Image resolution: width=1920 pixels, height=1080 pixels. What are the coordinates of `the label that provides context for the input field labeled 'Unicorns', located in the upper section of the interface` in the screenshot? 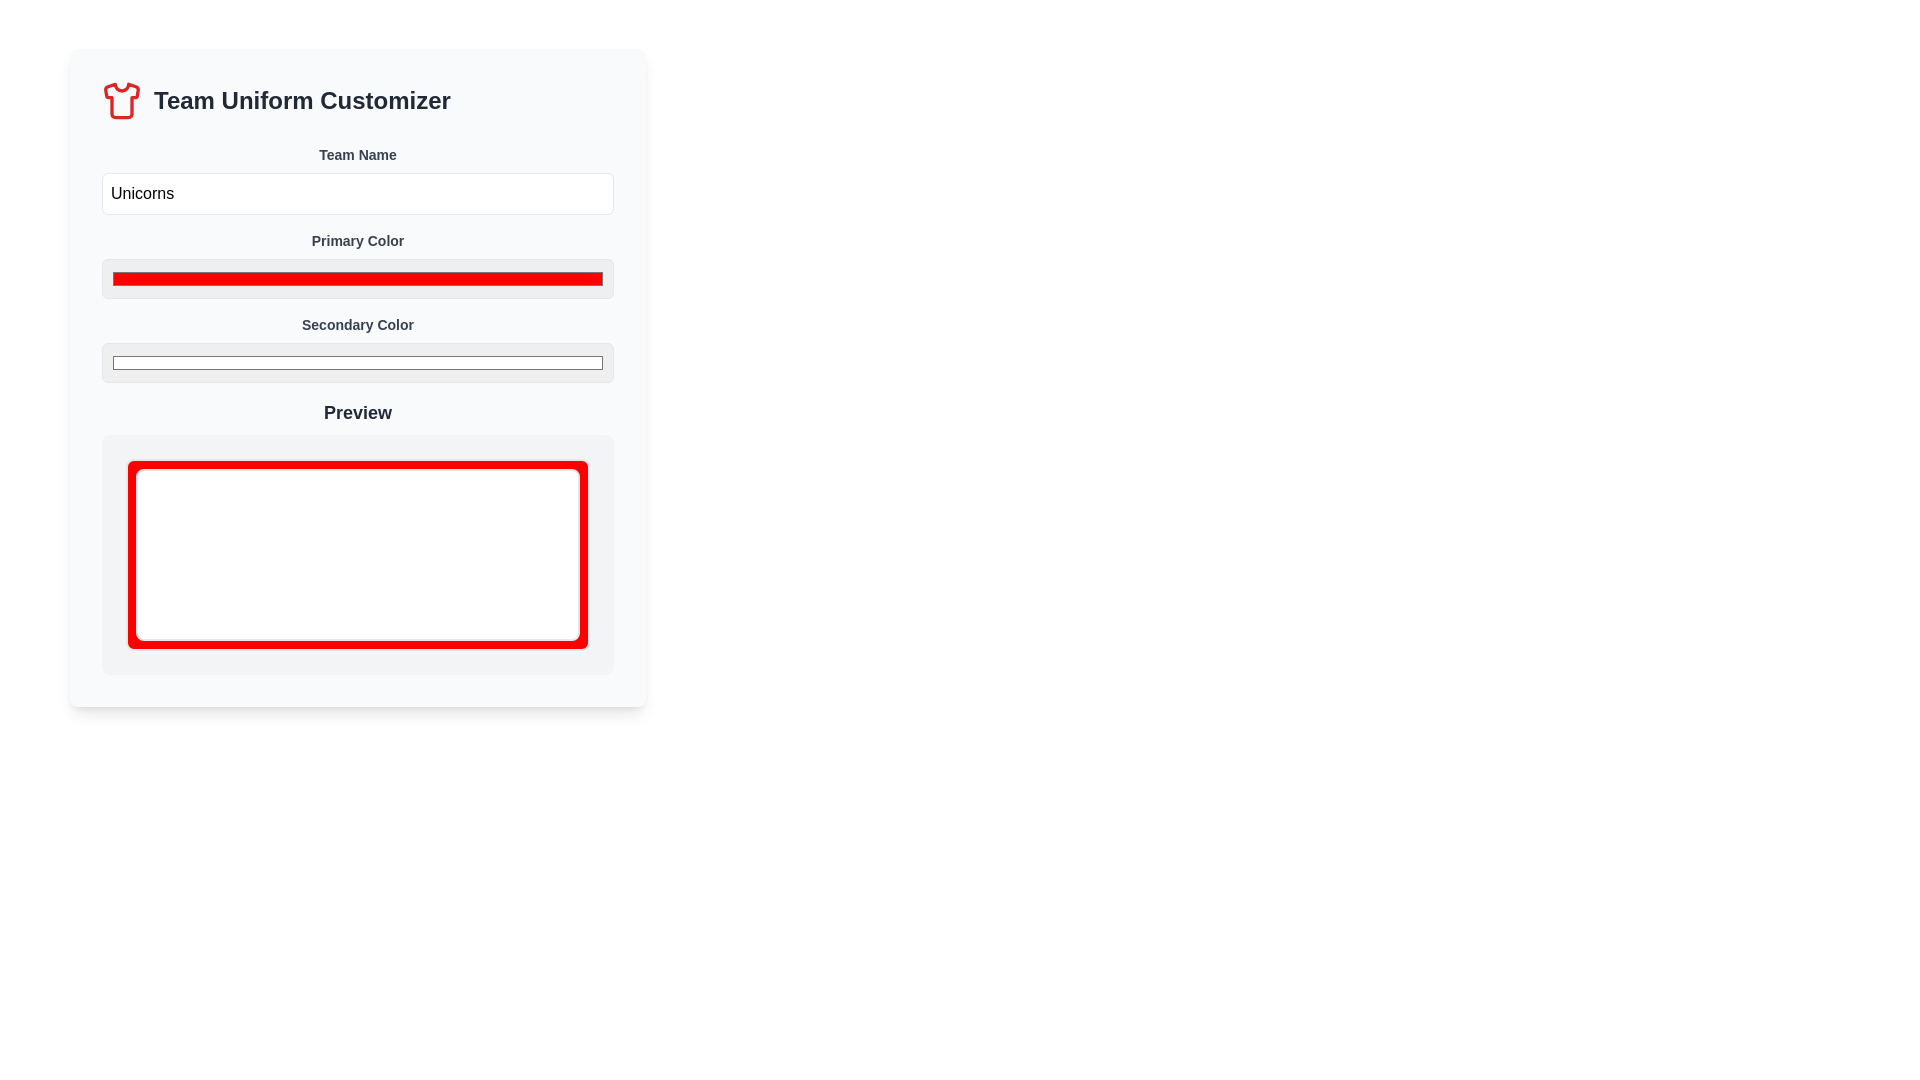 It's located at (358, 153).